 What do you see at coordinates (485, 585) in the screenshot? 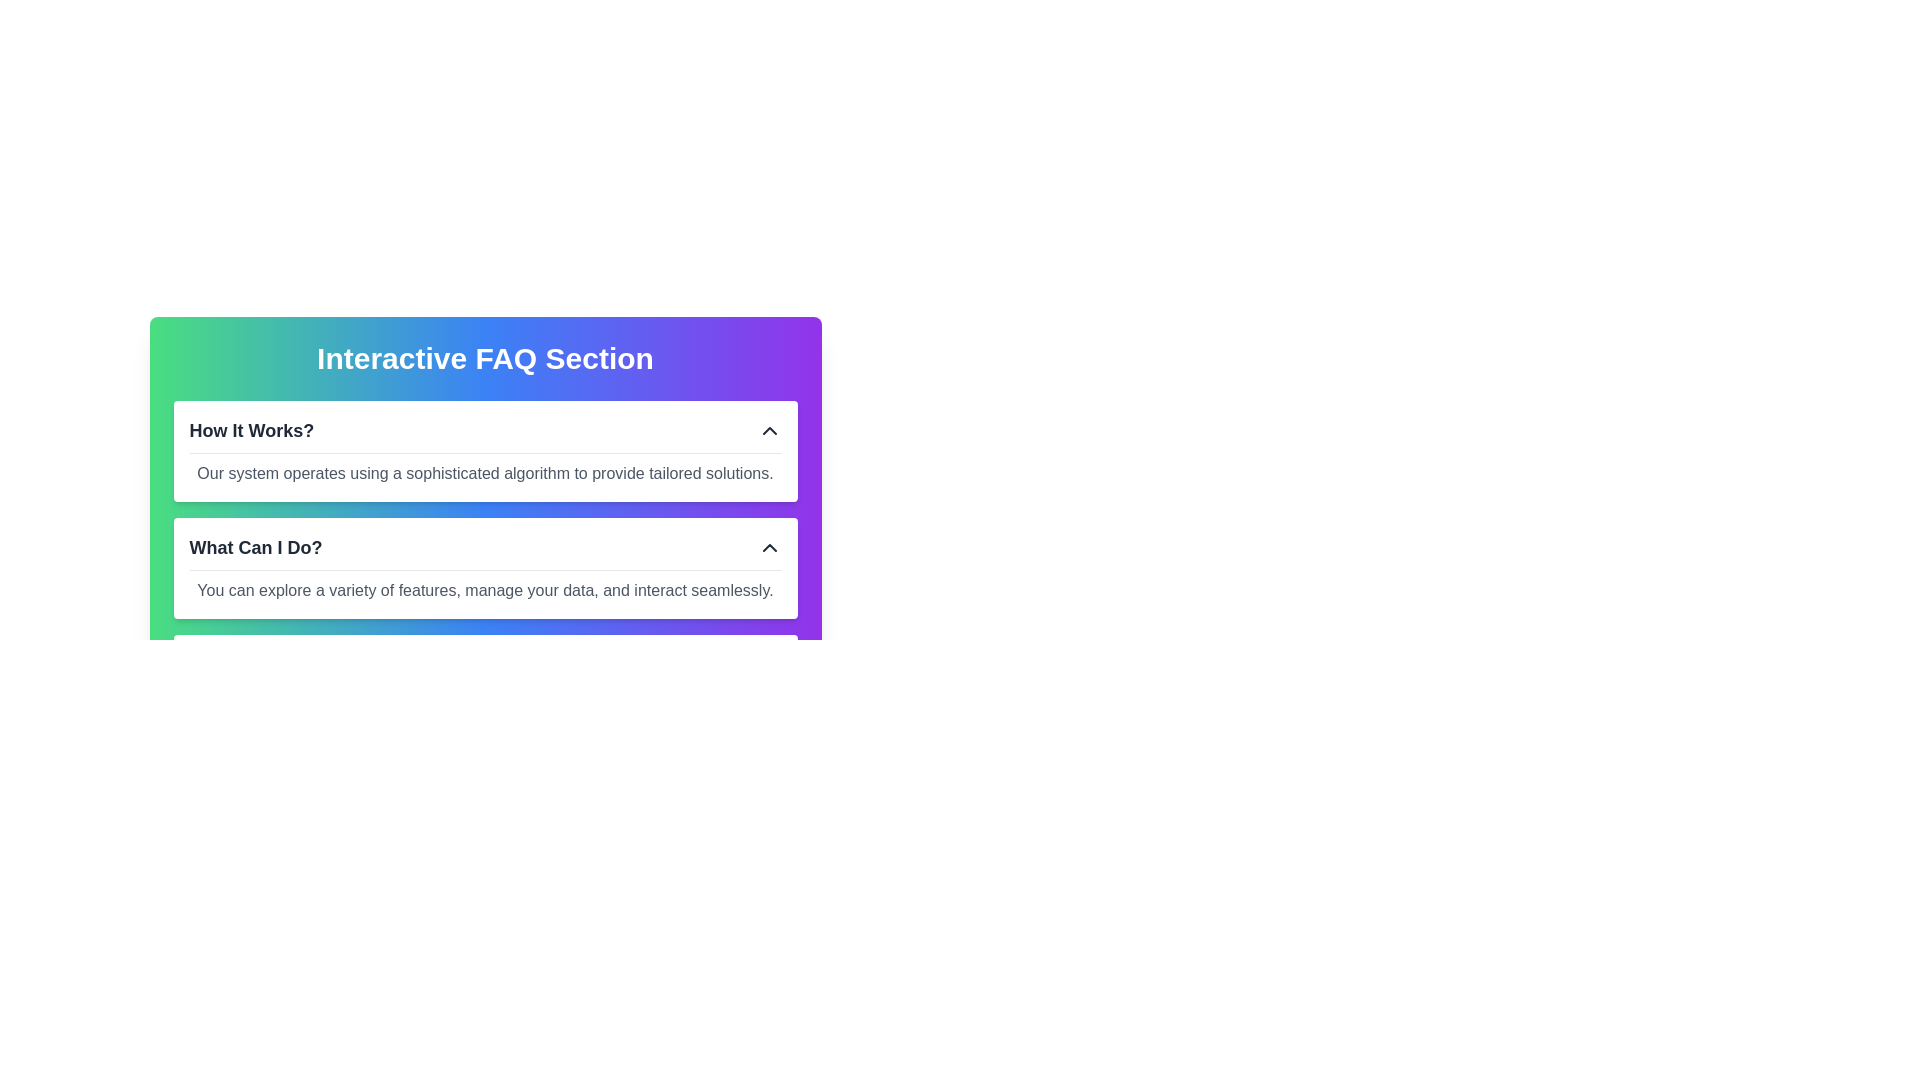
I see `the text element displaying the message 'You can explore a variety of features, manage your data, and interact seamlessly.' located in the FAQ section under the 'What Can I Do?' header` at bounding box center [485, 585].